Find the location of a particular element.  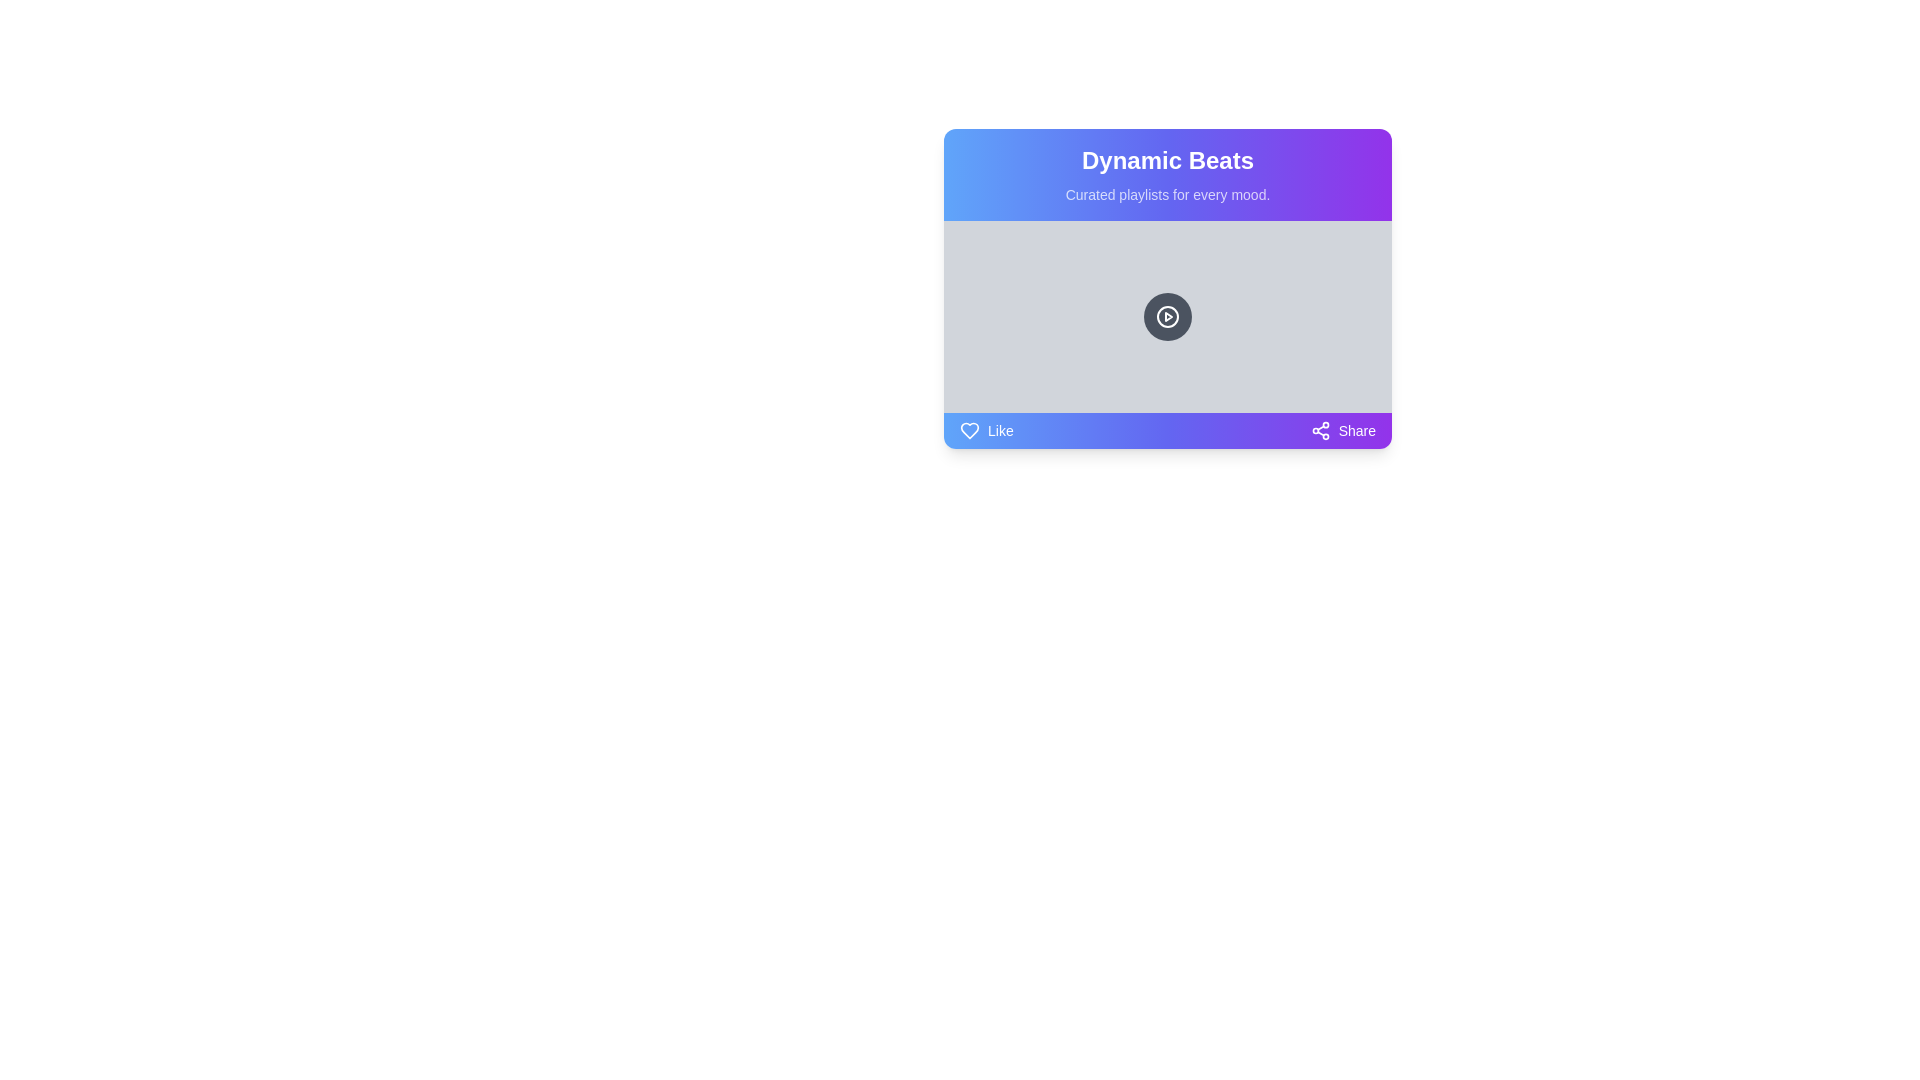

the play button located at the center of the 'Dynamic Beats' card is located at coordinates (1167, 315).